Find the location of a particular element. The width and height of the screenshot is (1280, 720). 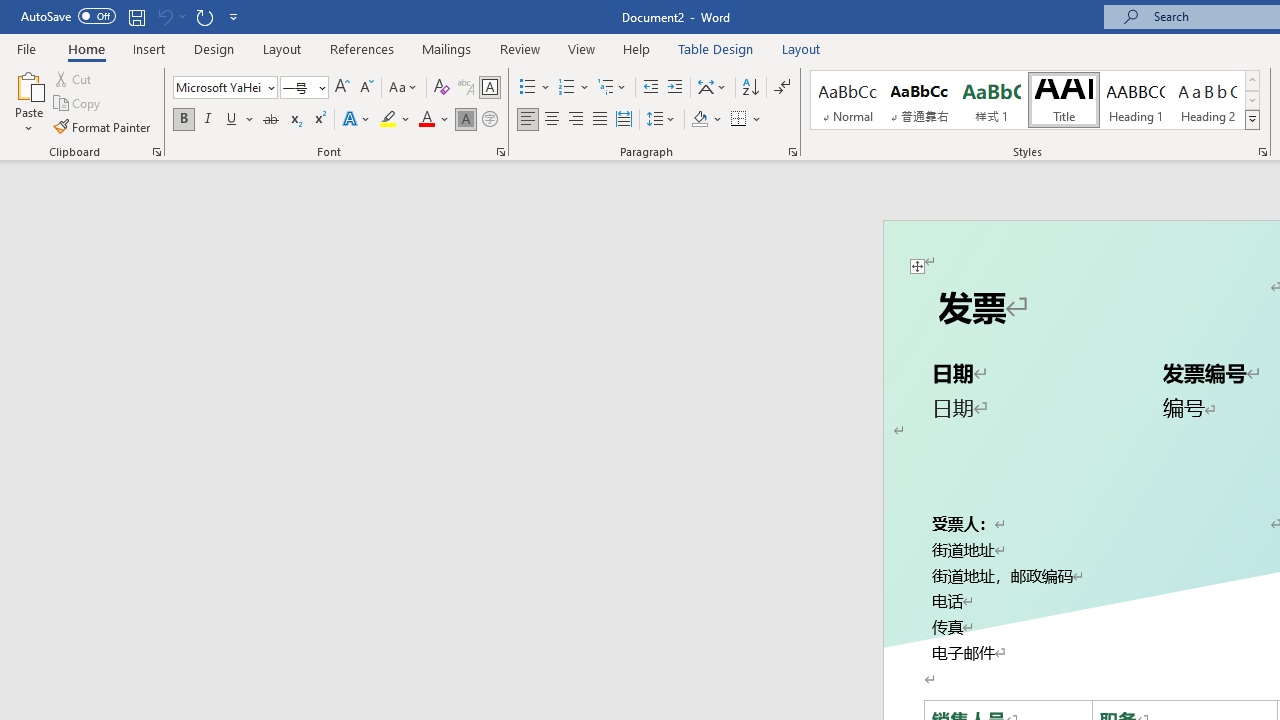

'Design' is located at coordinates (214, 48).